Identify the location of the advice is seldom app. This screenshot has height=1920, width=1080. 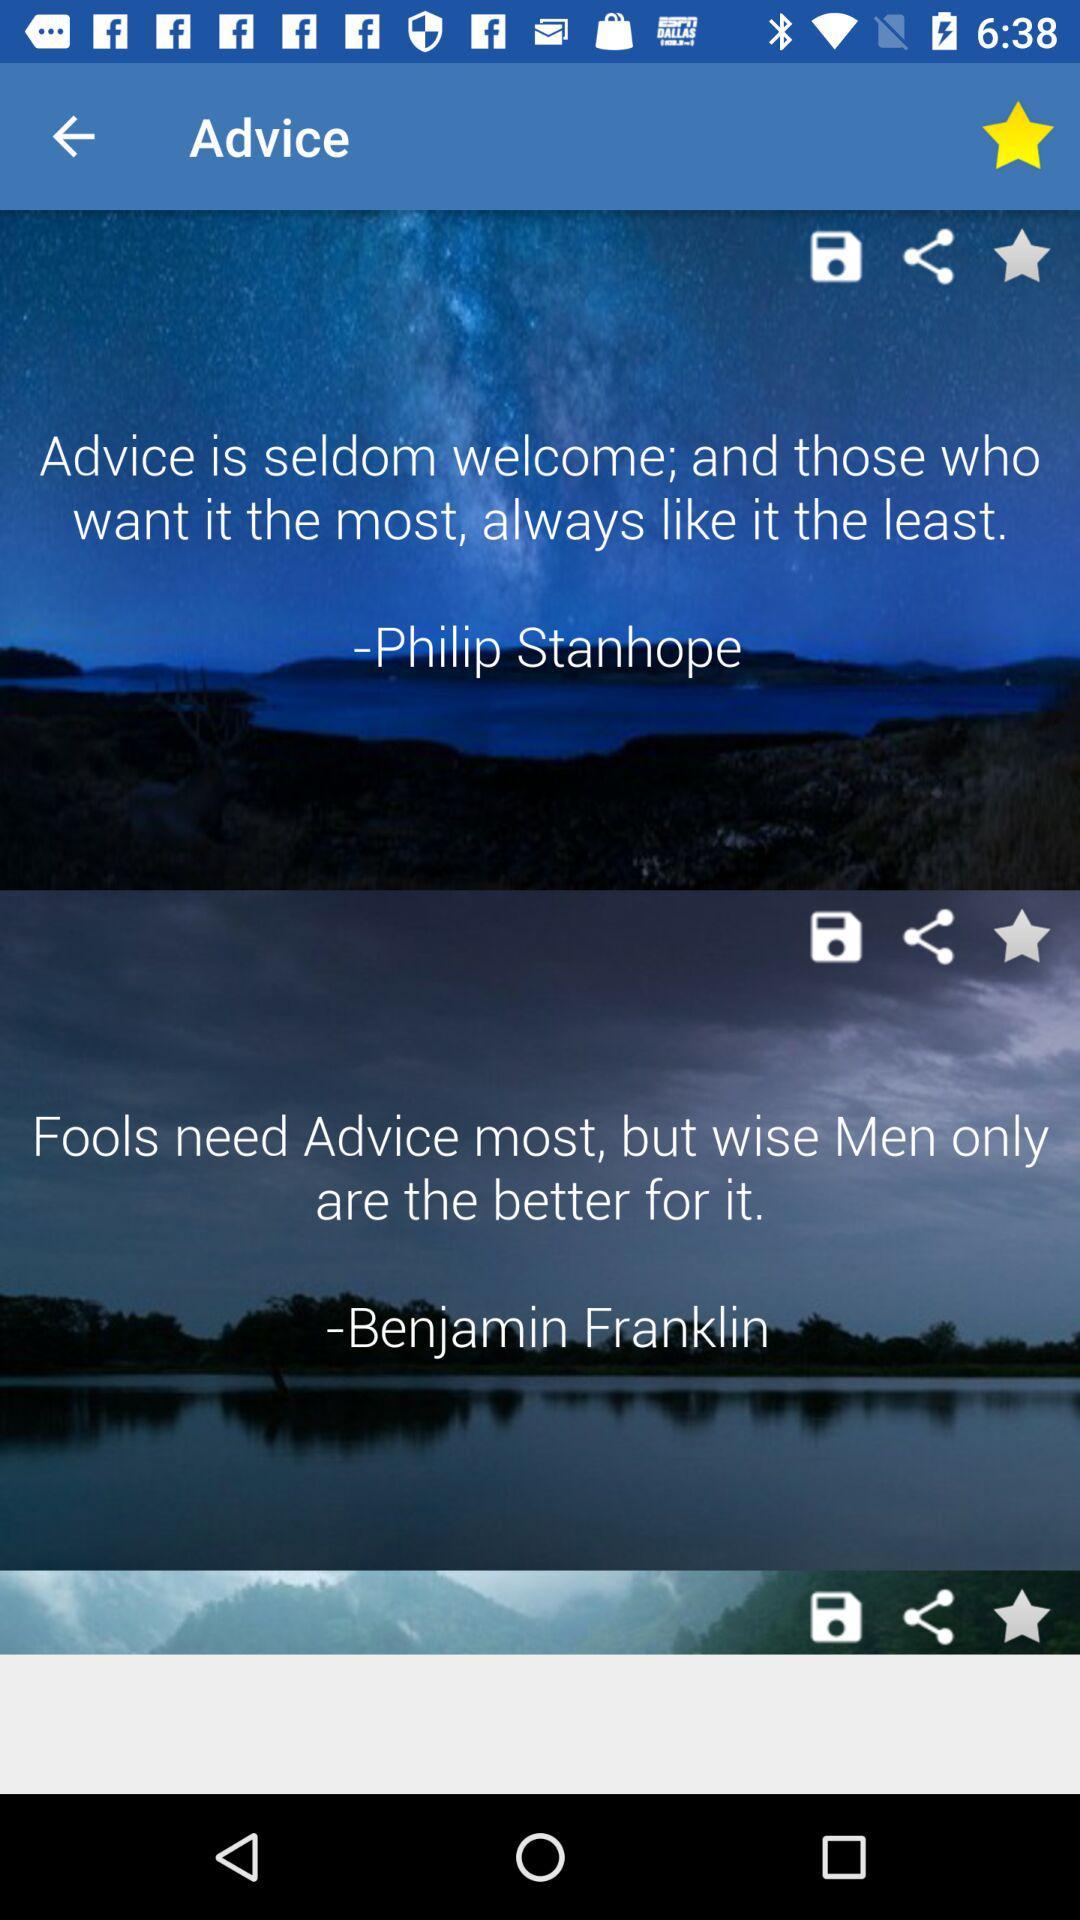
(540, 550).